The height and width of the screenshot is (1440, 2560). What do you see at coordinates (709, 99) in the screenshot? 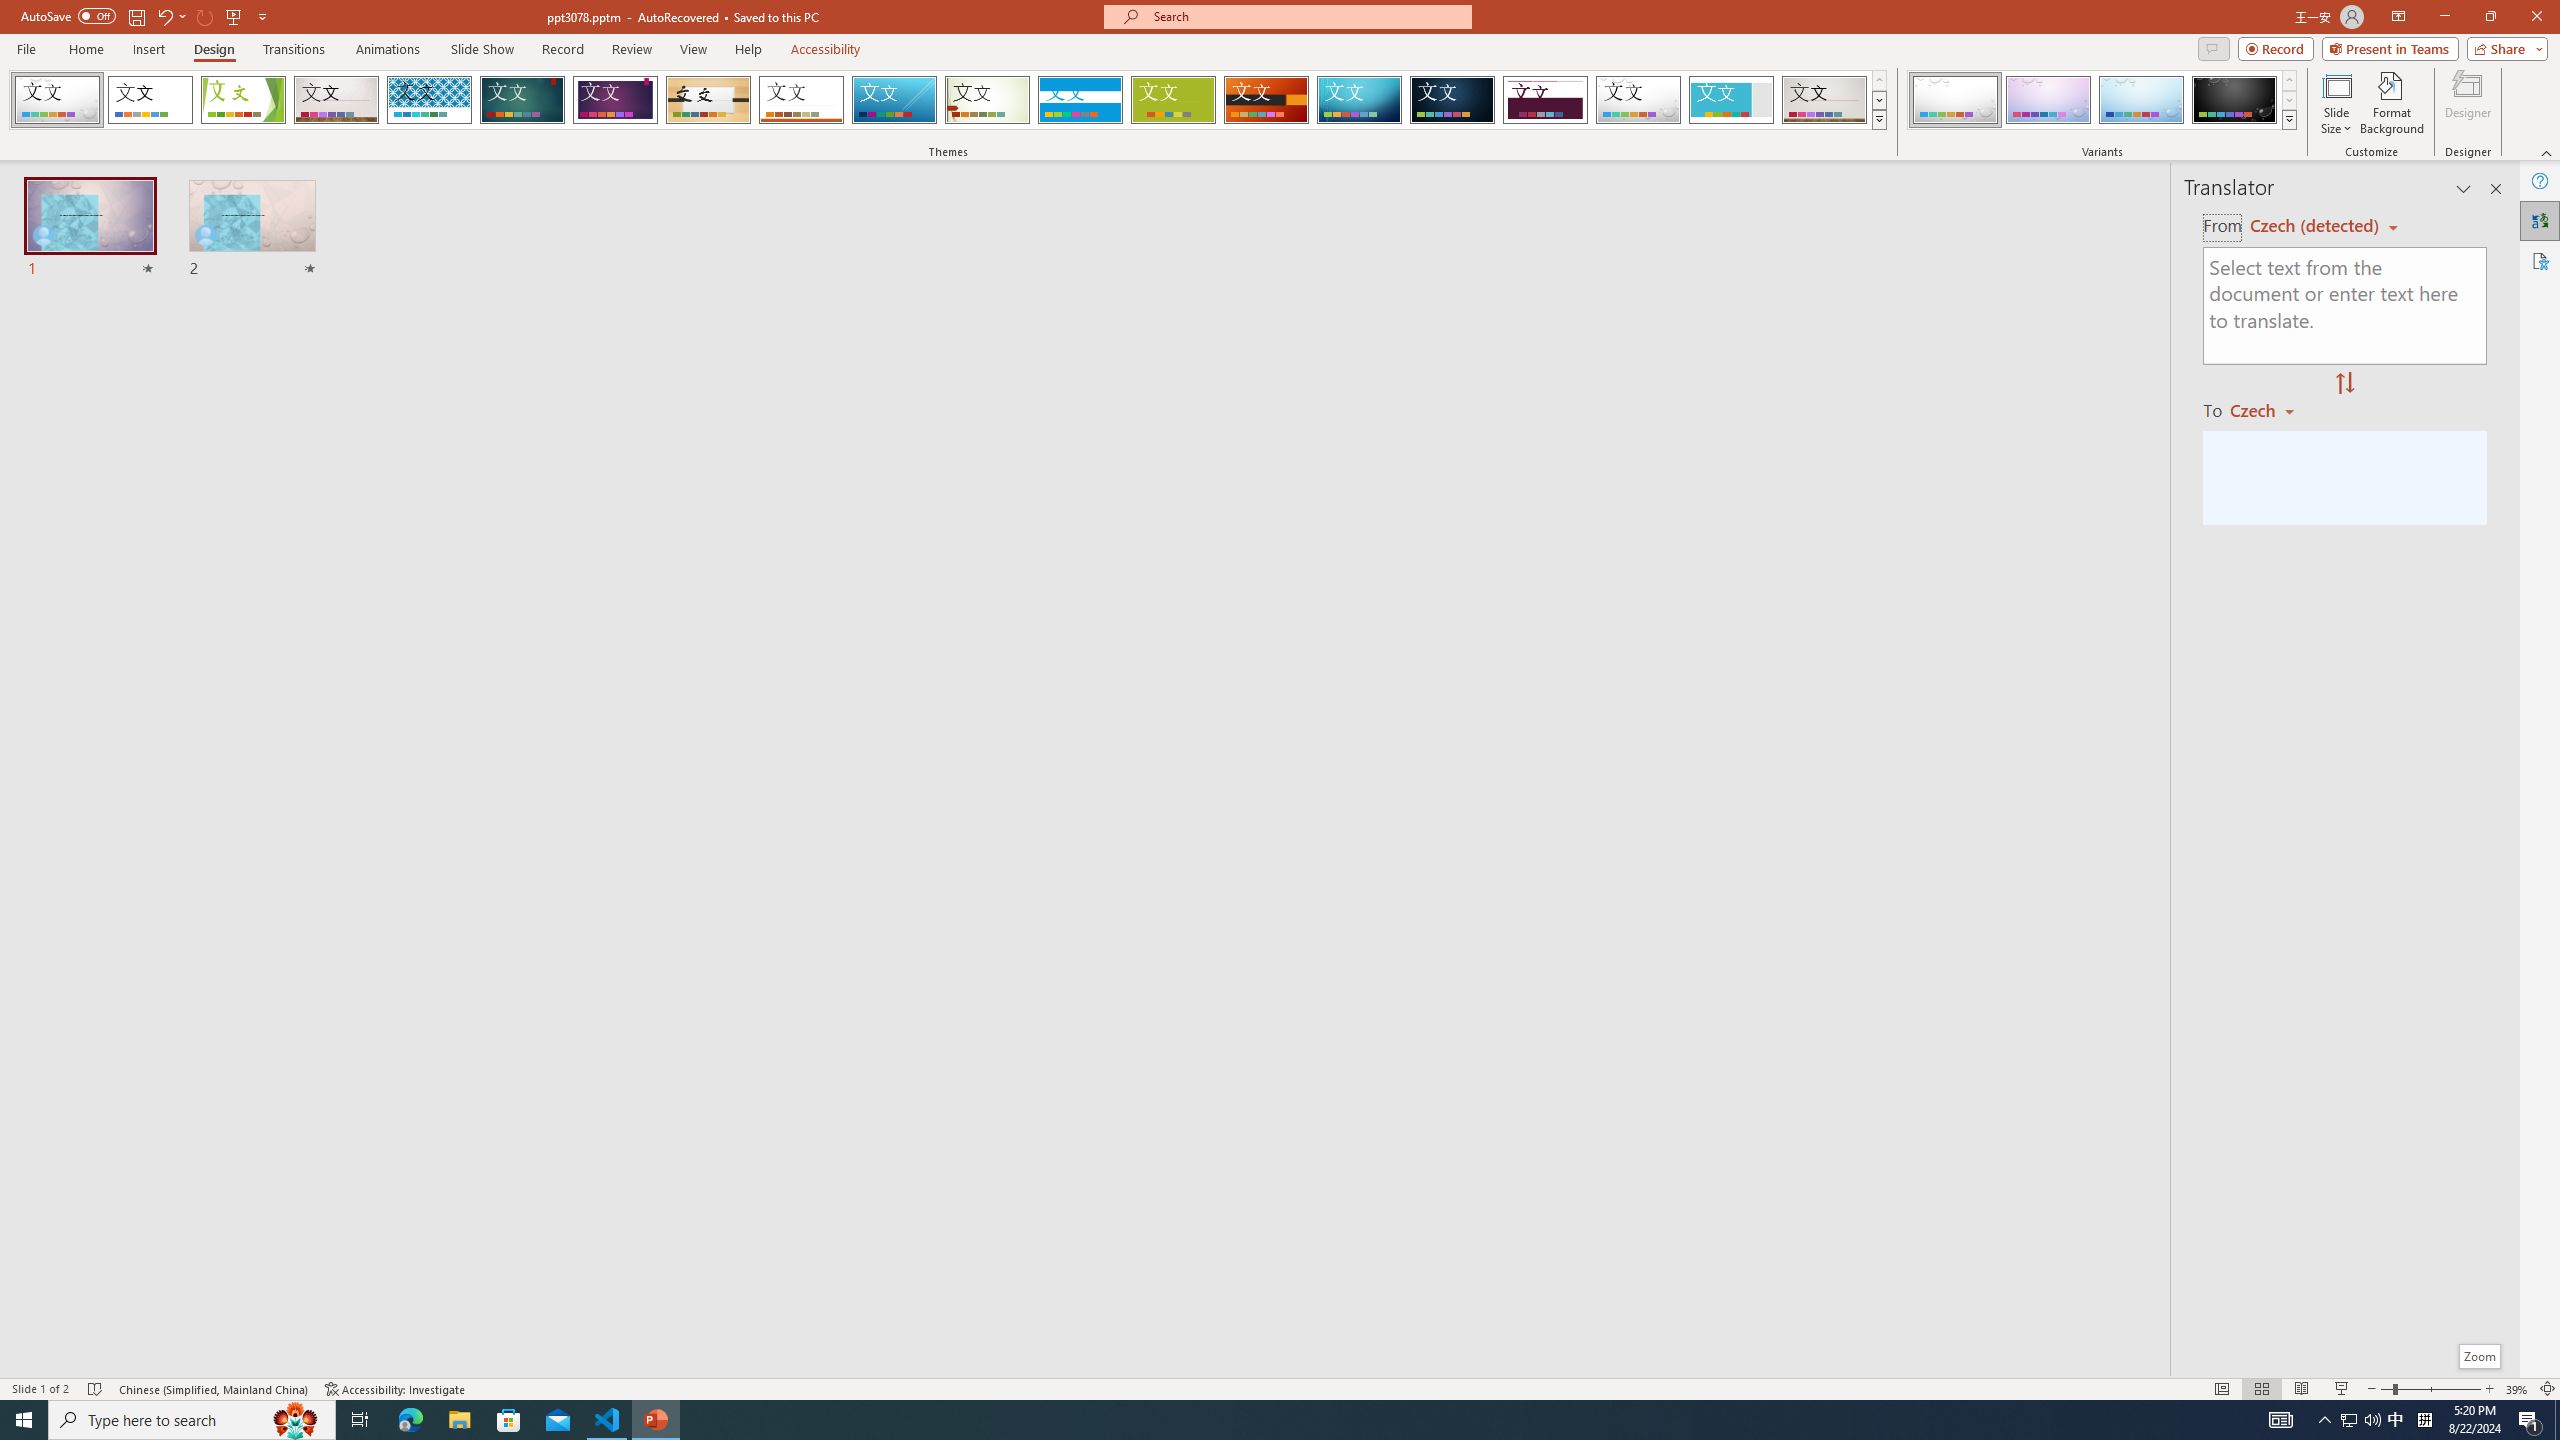
I see `'Organic'` at bounding box center [709, 99].